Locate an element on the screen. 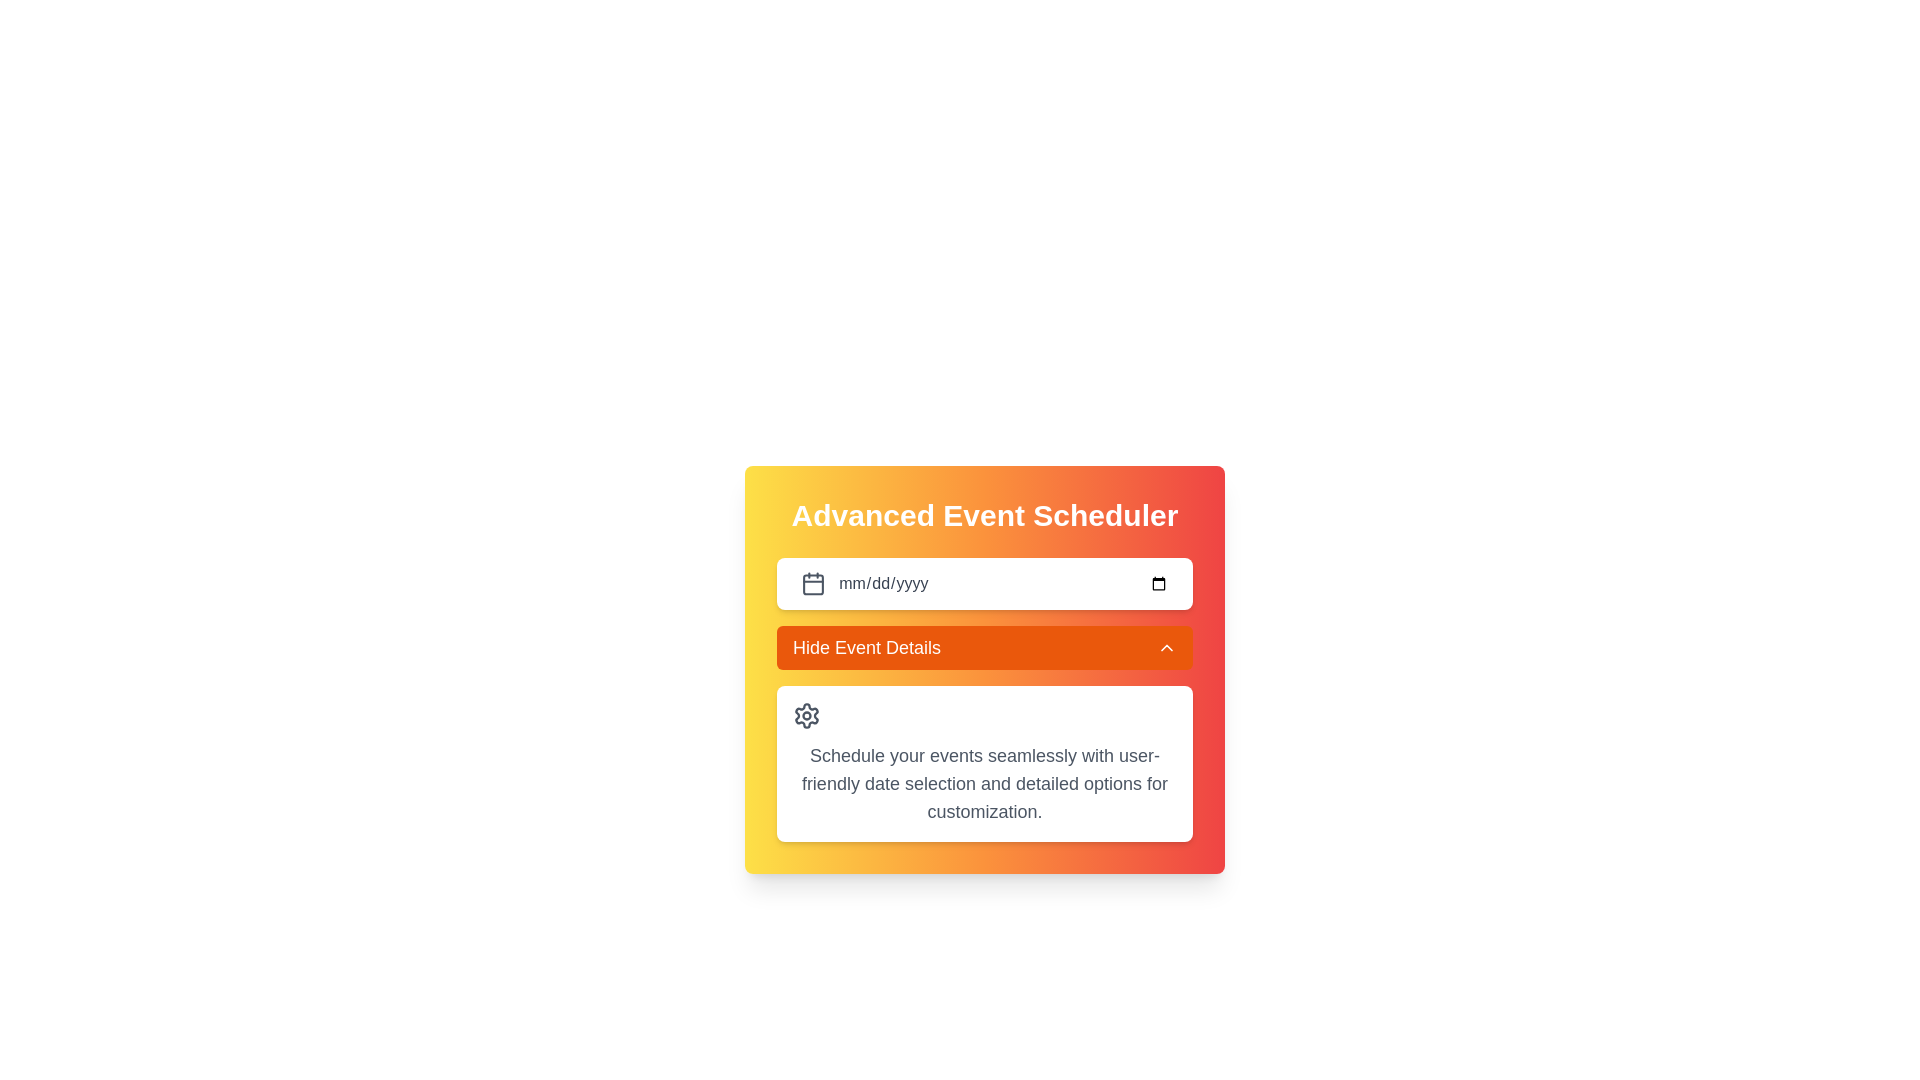 Image resolution: width=1920 pixels, height=1080 pixels. text label that says 'Hide Event Details', which is displayed in white on an orange background within a button, positioned in the middle row of the interface is located at coordinates (867, 648).